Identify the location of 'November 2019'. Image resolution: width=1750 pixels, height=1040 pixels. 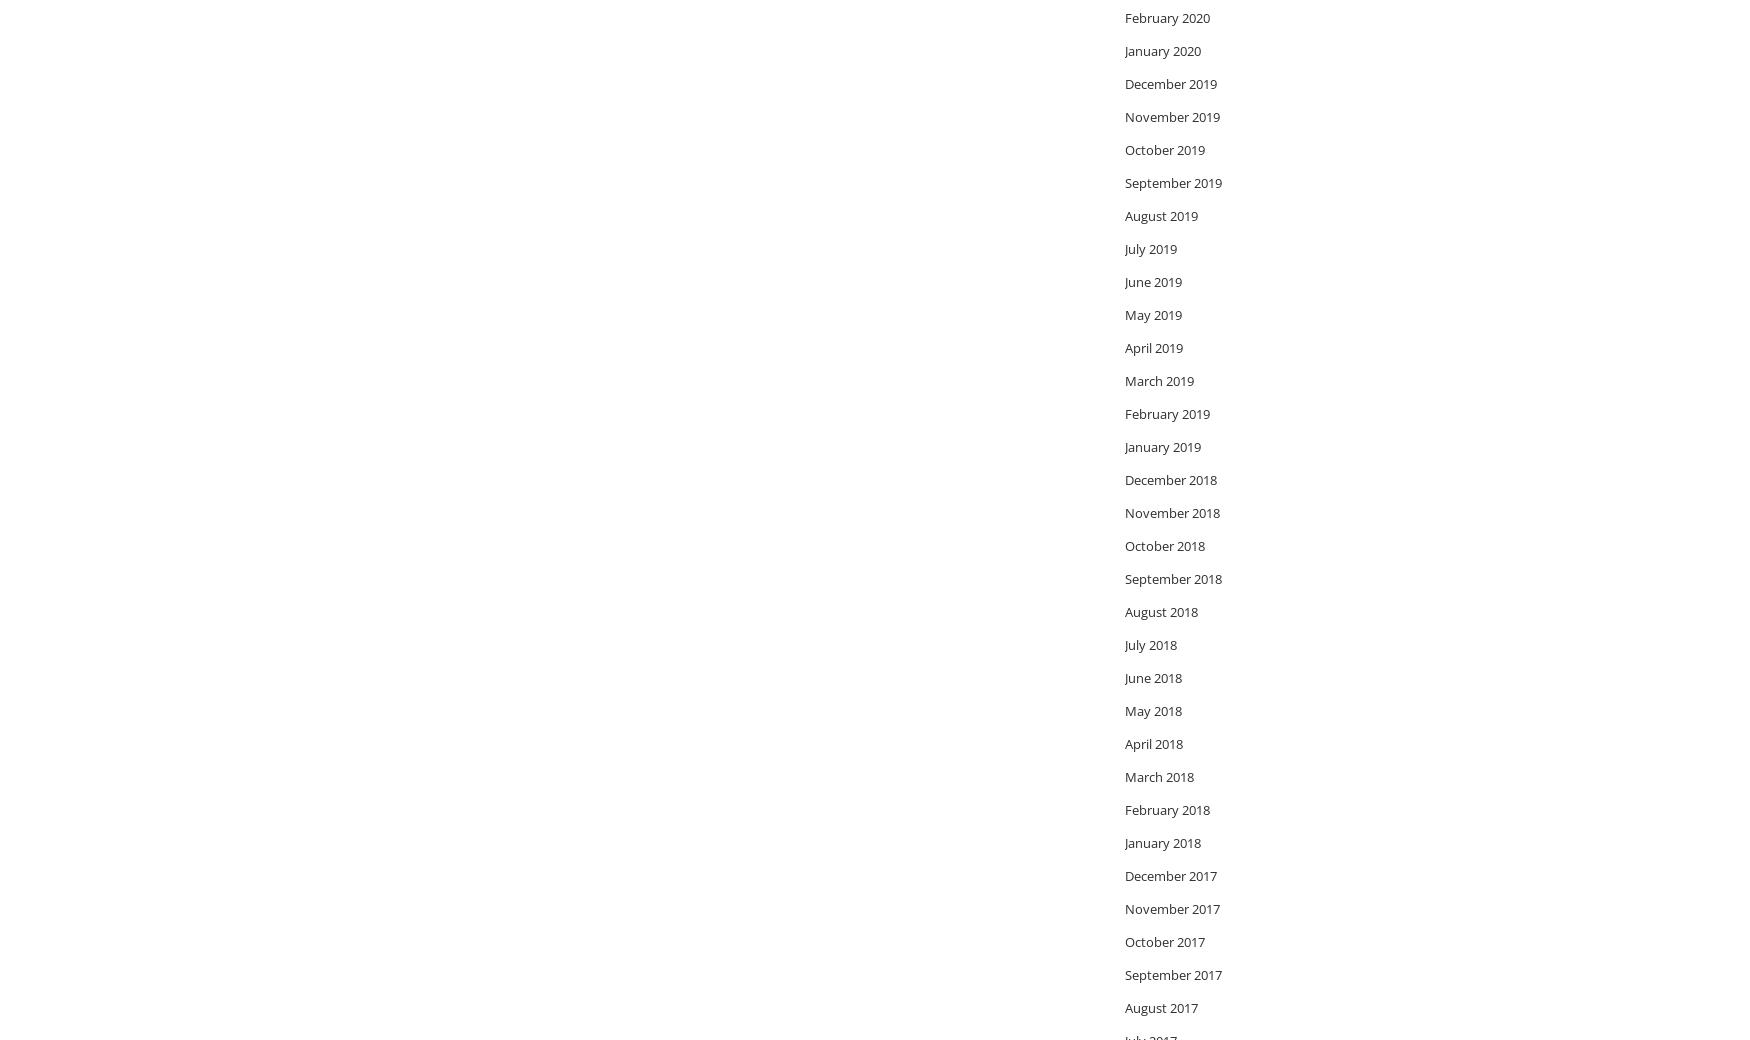
(1171, 114).